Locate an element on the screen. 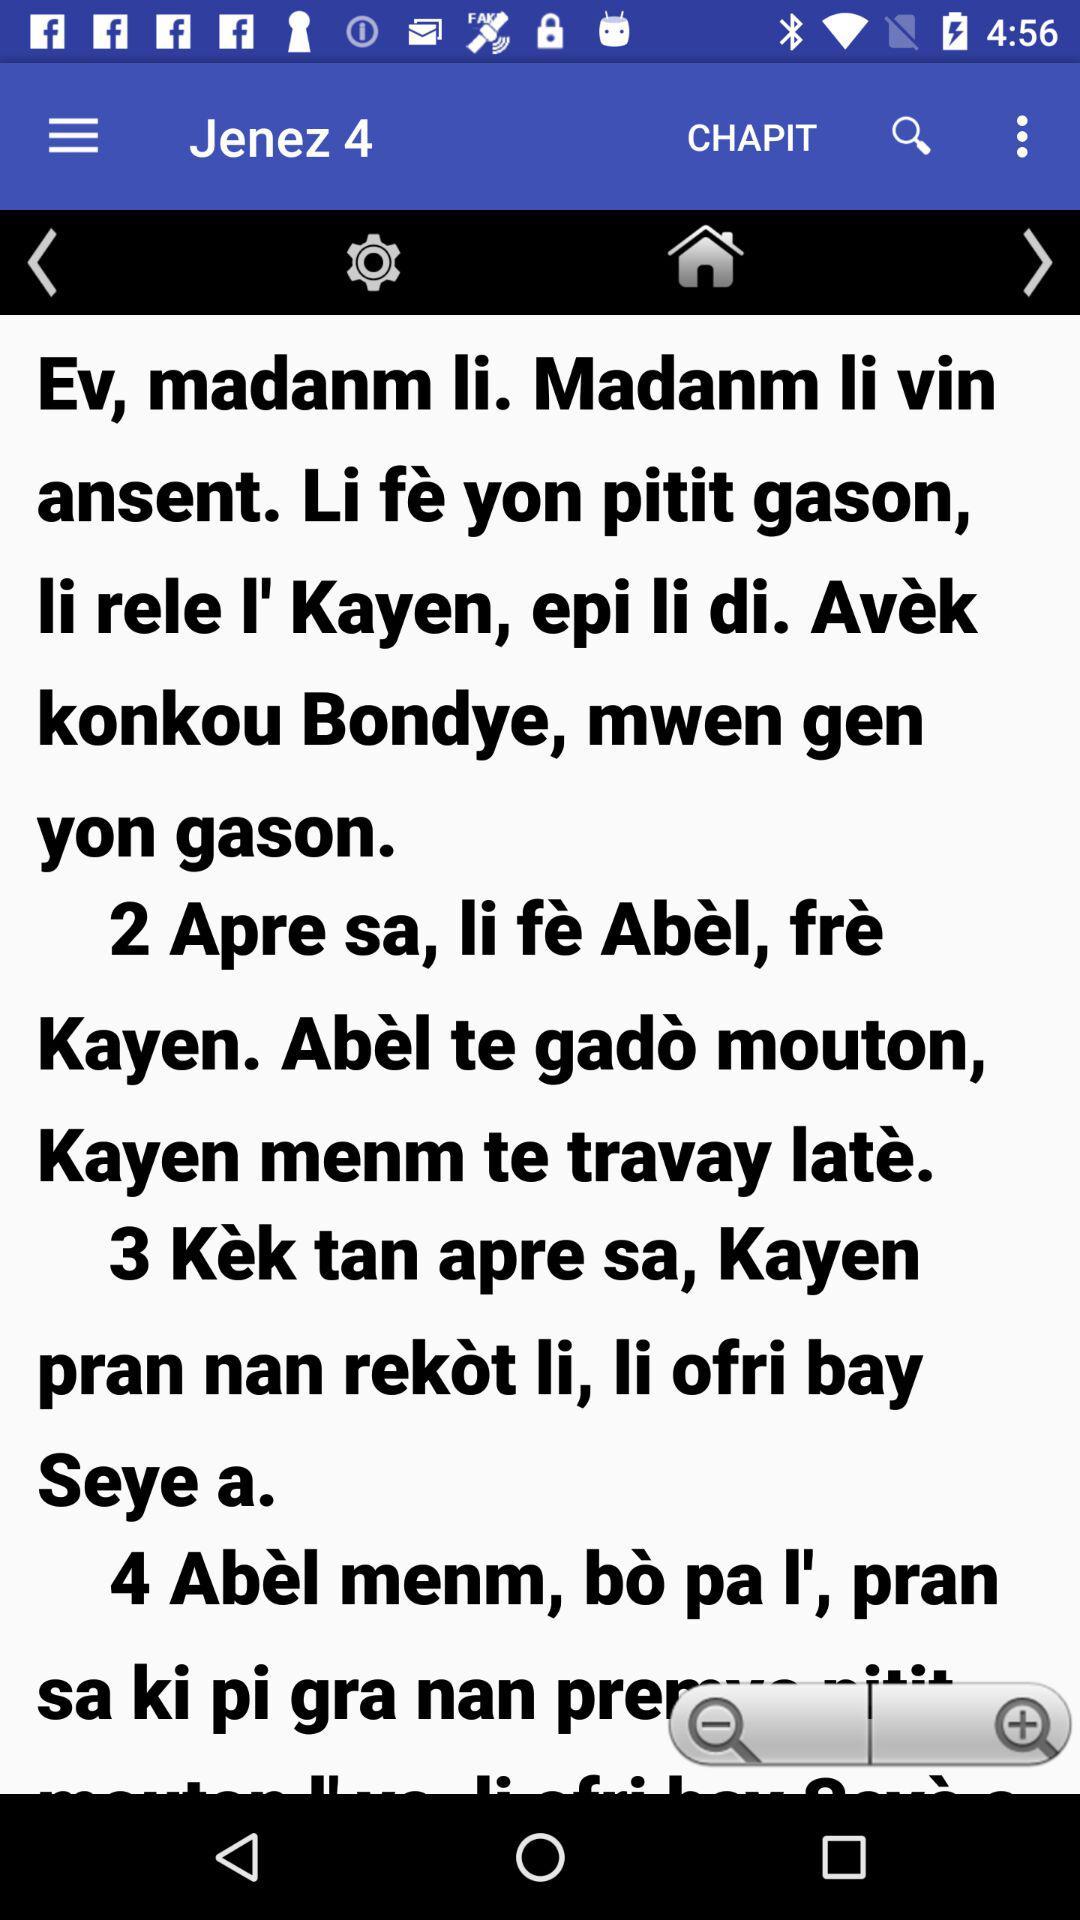 The width and height of the screenshot is (1080, 1920). the arrow_backward icon is located at coordinates (42, 261).